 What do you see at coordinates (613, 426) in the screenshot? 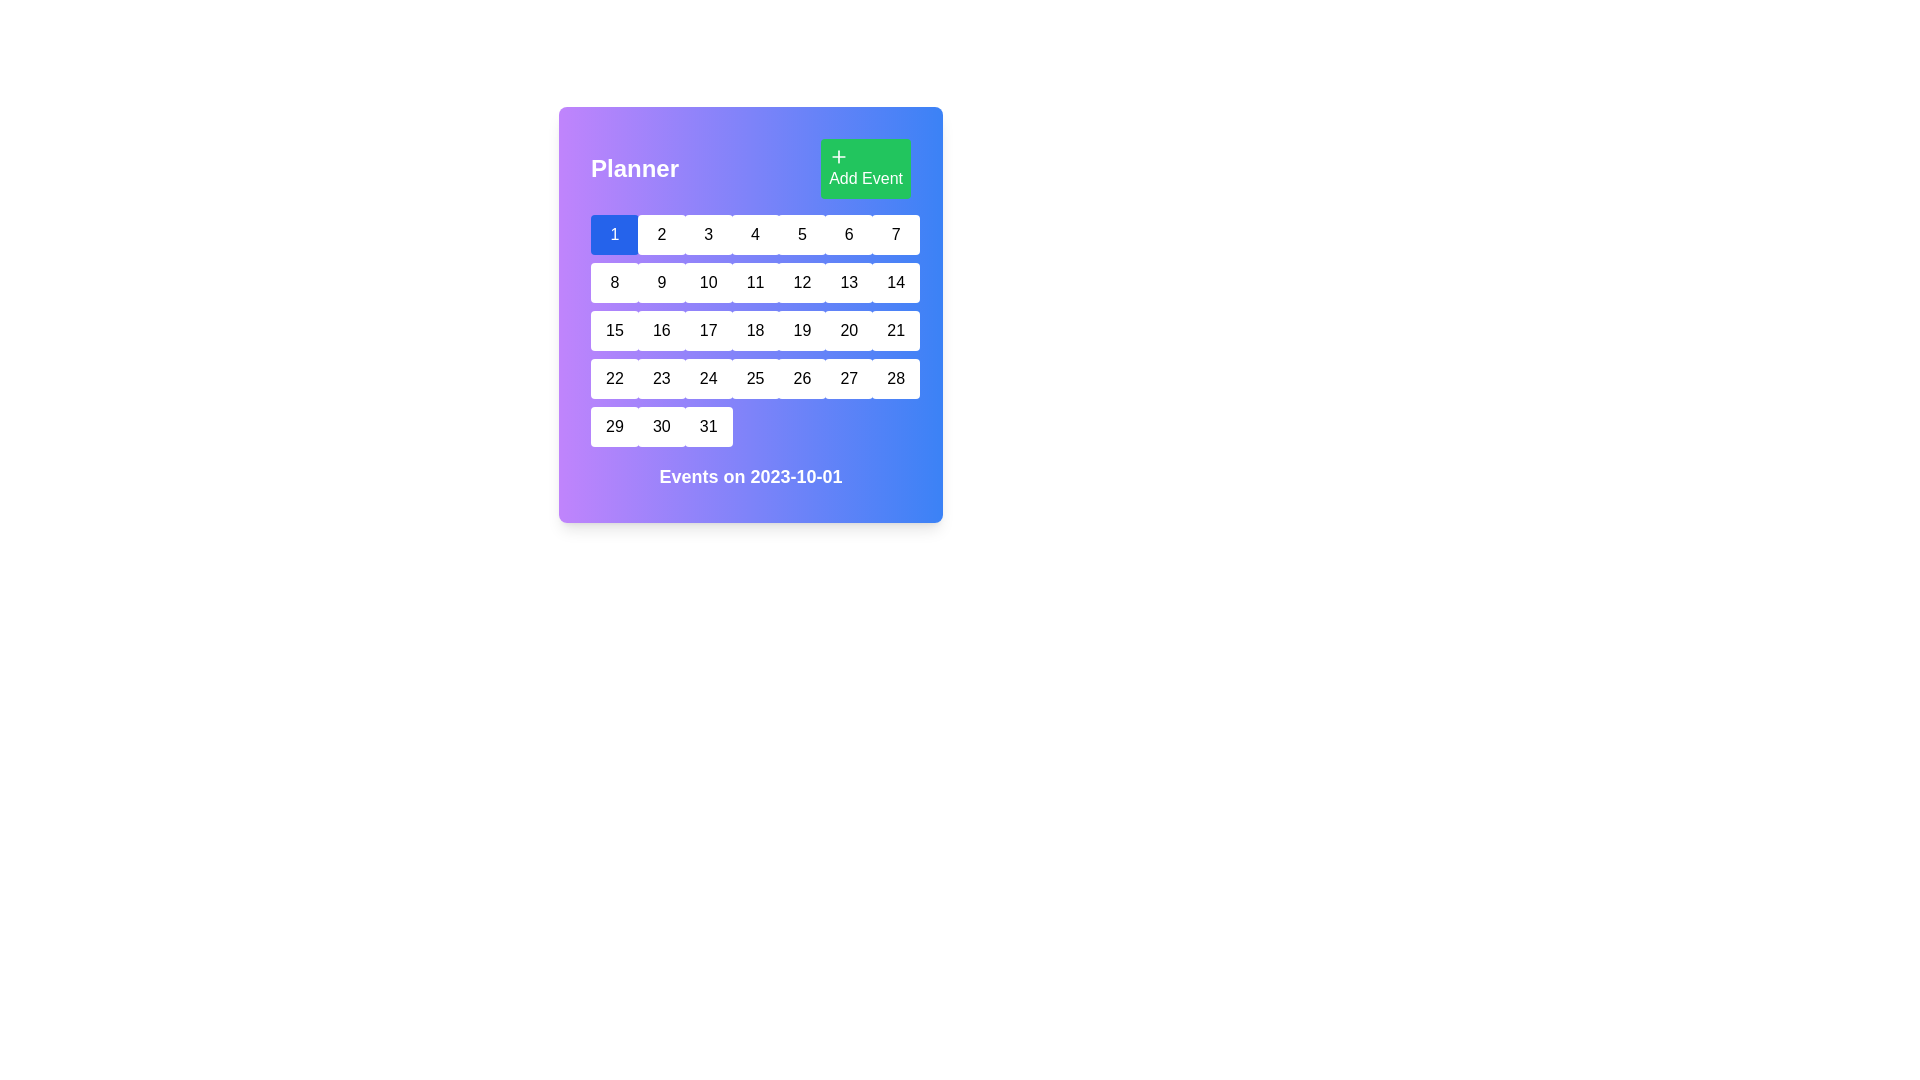
I see `the button representing a selectable day in the calendar interface located in the fifth row and first column` at bounding box center [613, 426].